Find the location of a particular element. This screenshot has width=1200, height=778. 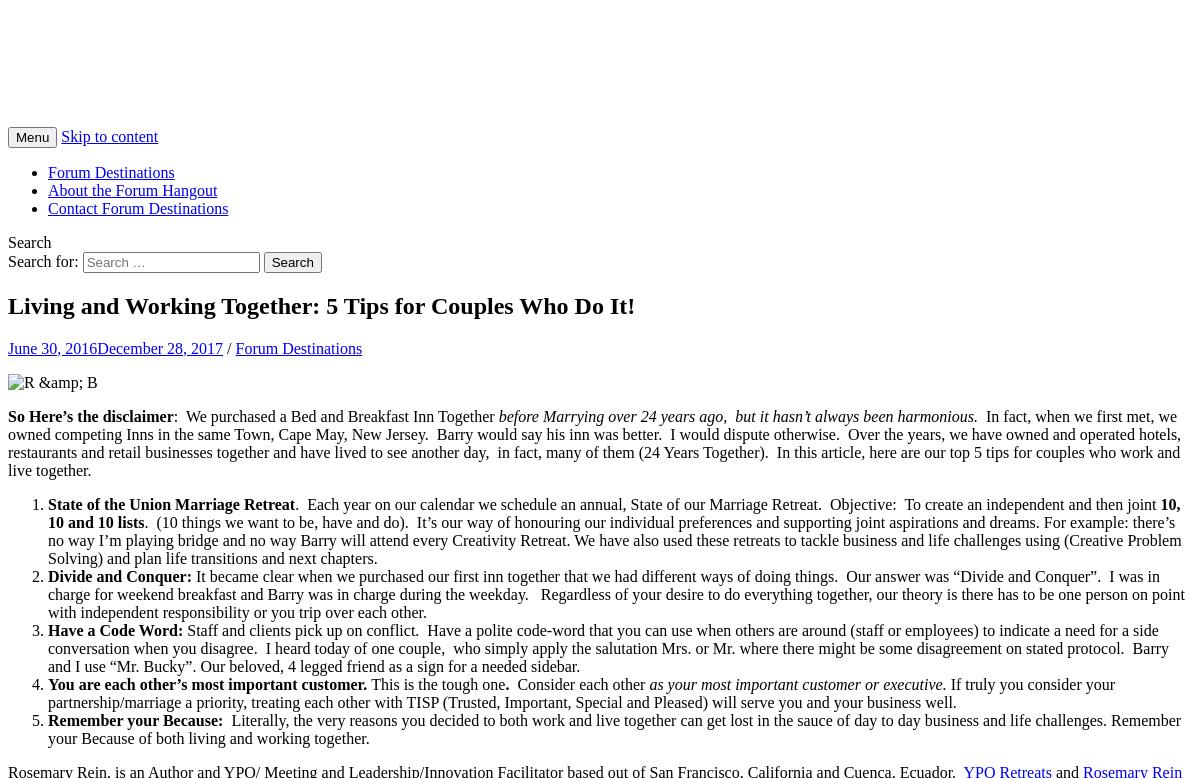

'Articles and Ideas on Leadership and Innovation from our YPO and EO Retreats' is located at coordinates (423, 91).